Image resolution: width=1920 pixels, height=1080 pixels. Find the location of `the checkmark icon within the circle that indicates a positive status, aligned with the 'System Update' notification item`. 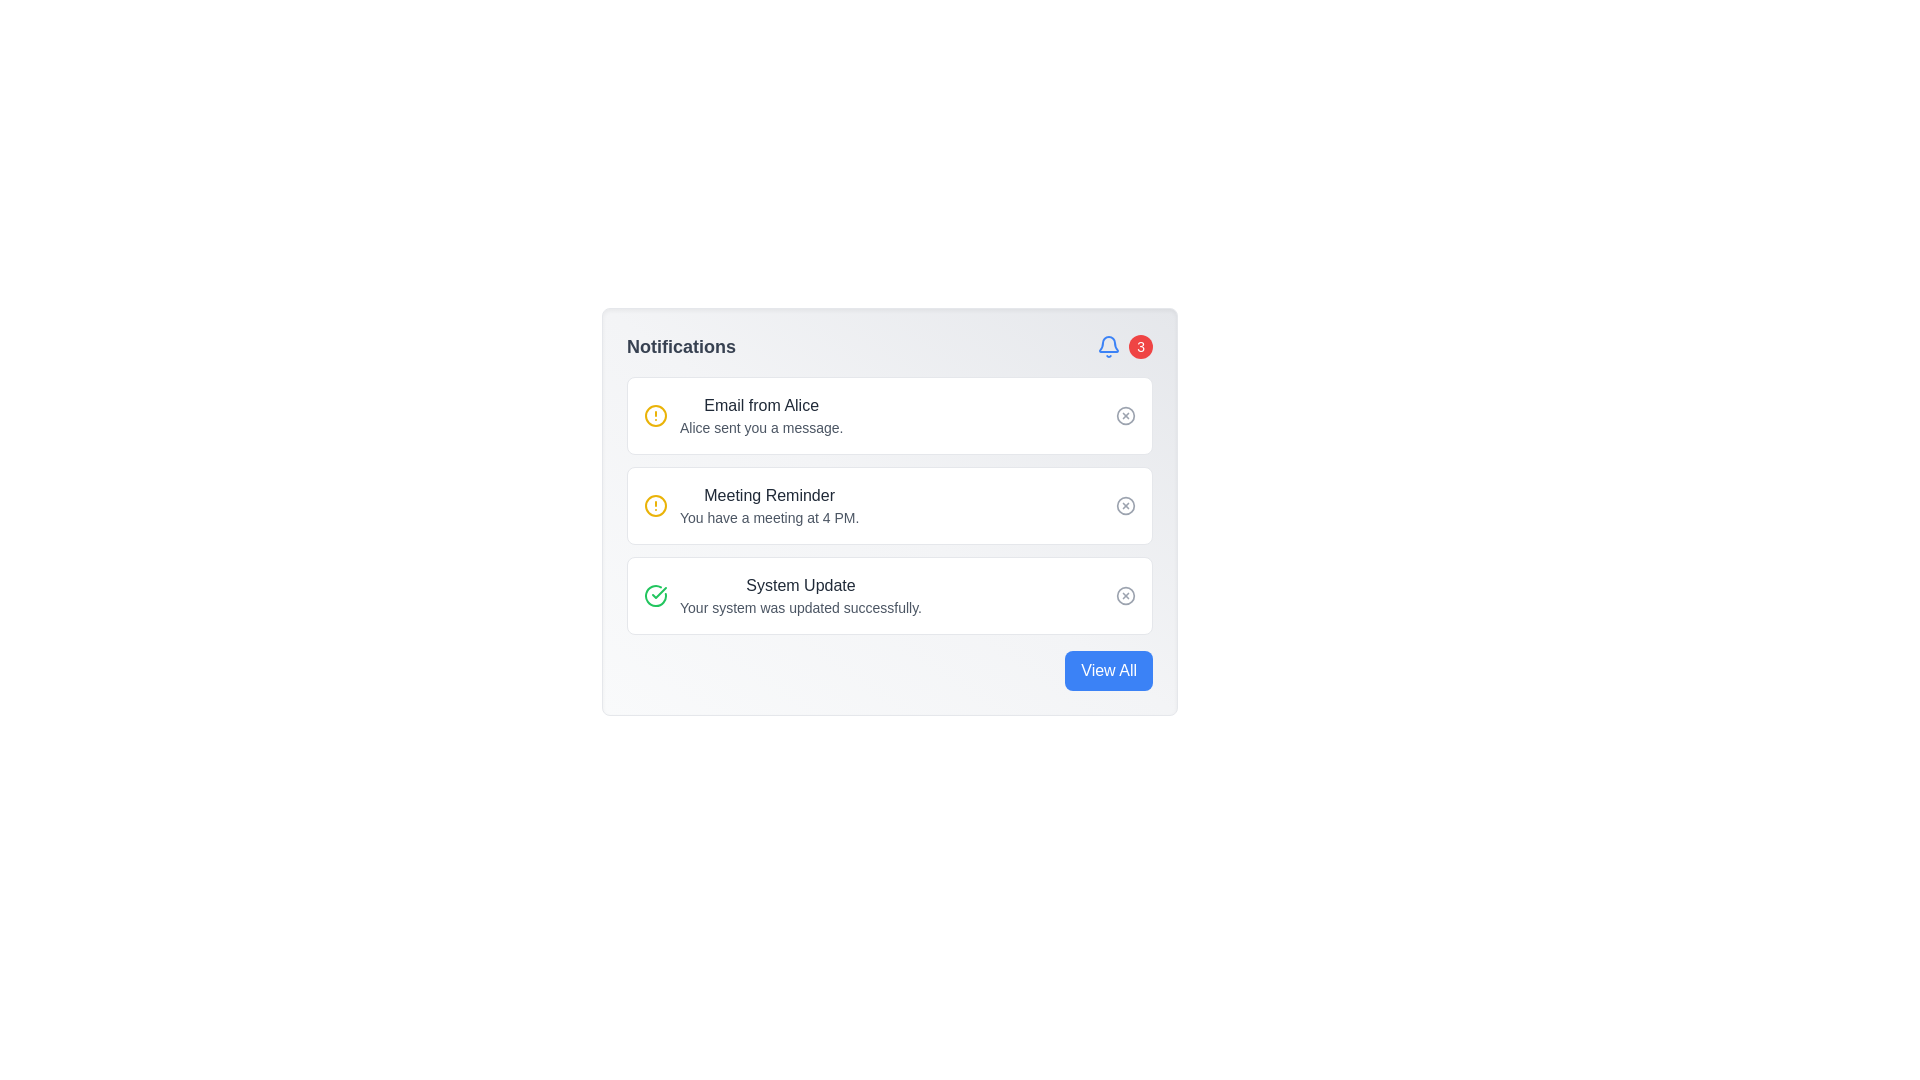

the checkmark icon within the circle that indicates a positive status, aligned with the 'System Update' notification item is located at coordinates (659, 592).